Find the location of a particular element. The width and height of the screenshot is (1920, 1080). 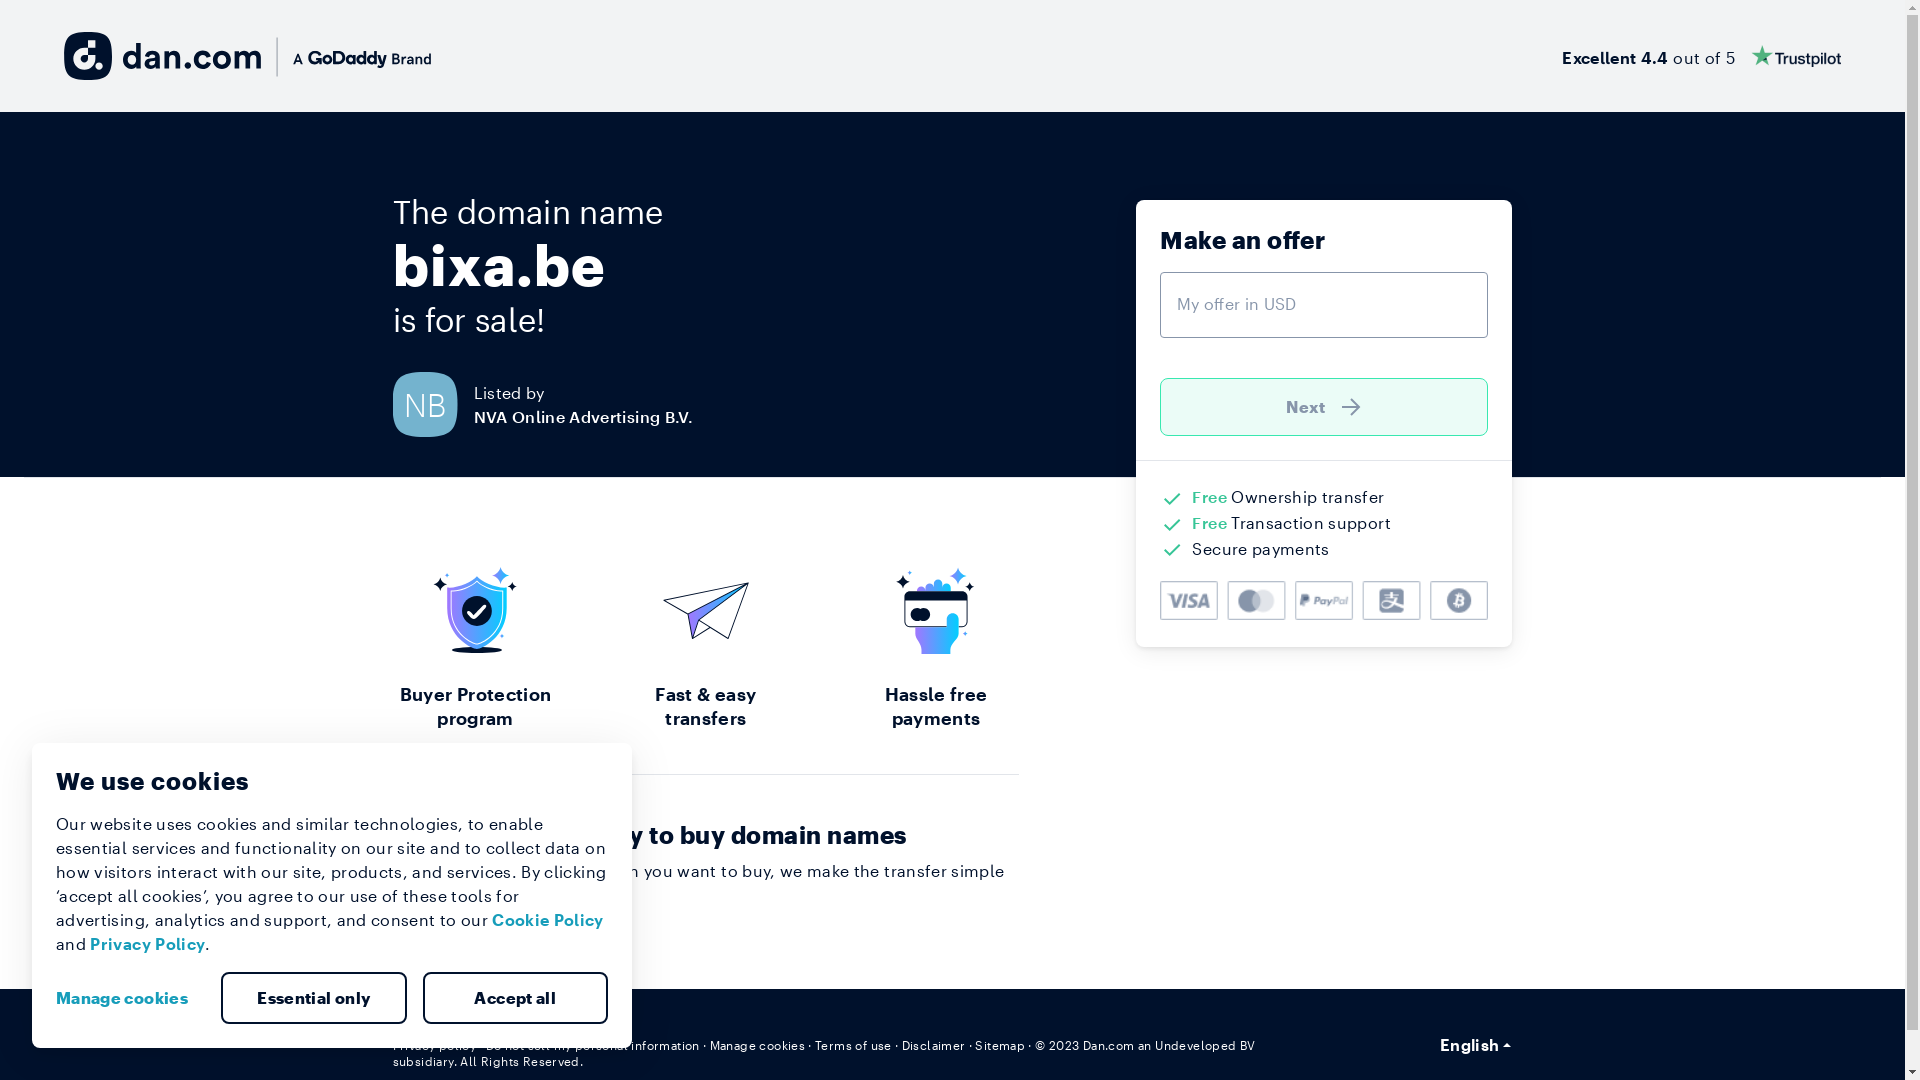

'Manage cookies' is located at coordinates (757, 1044).